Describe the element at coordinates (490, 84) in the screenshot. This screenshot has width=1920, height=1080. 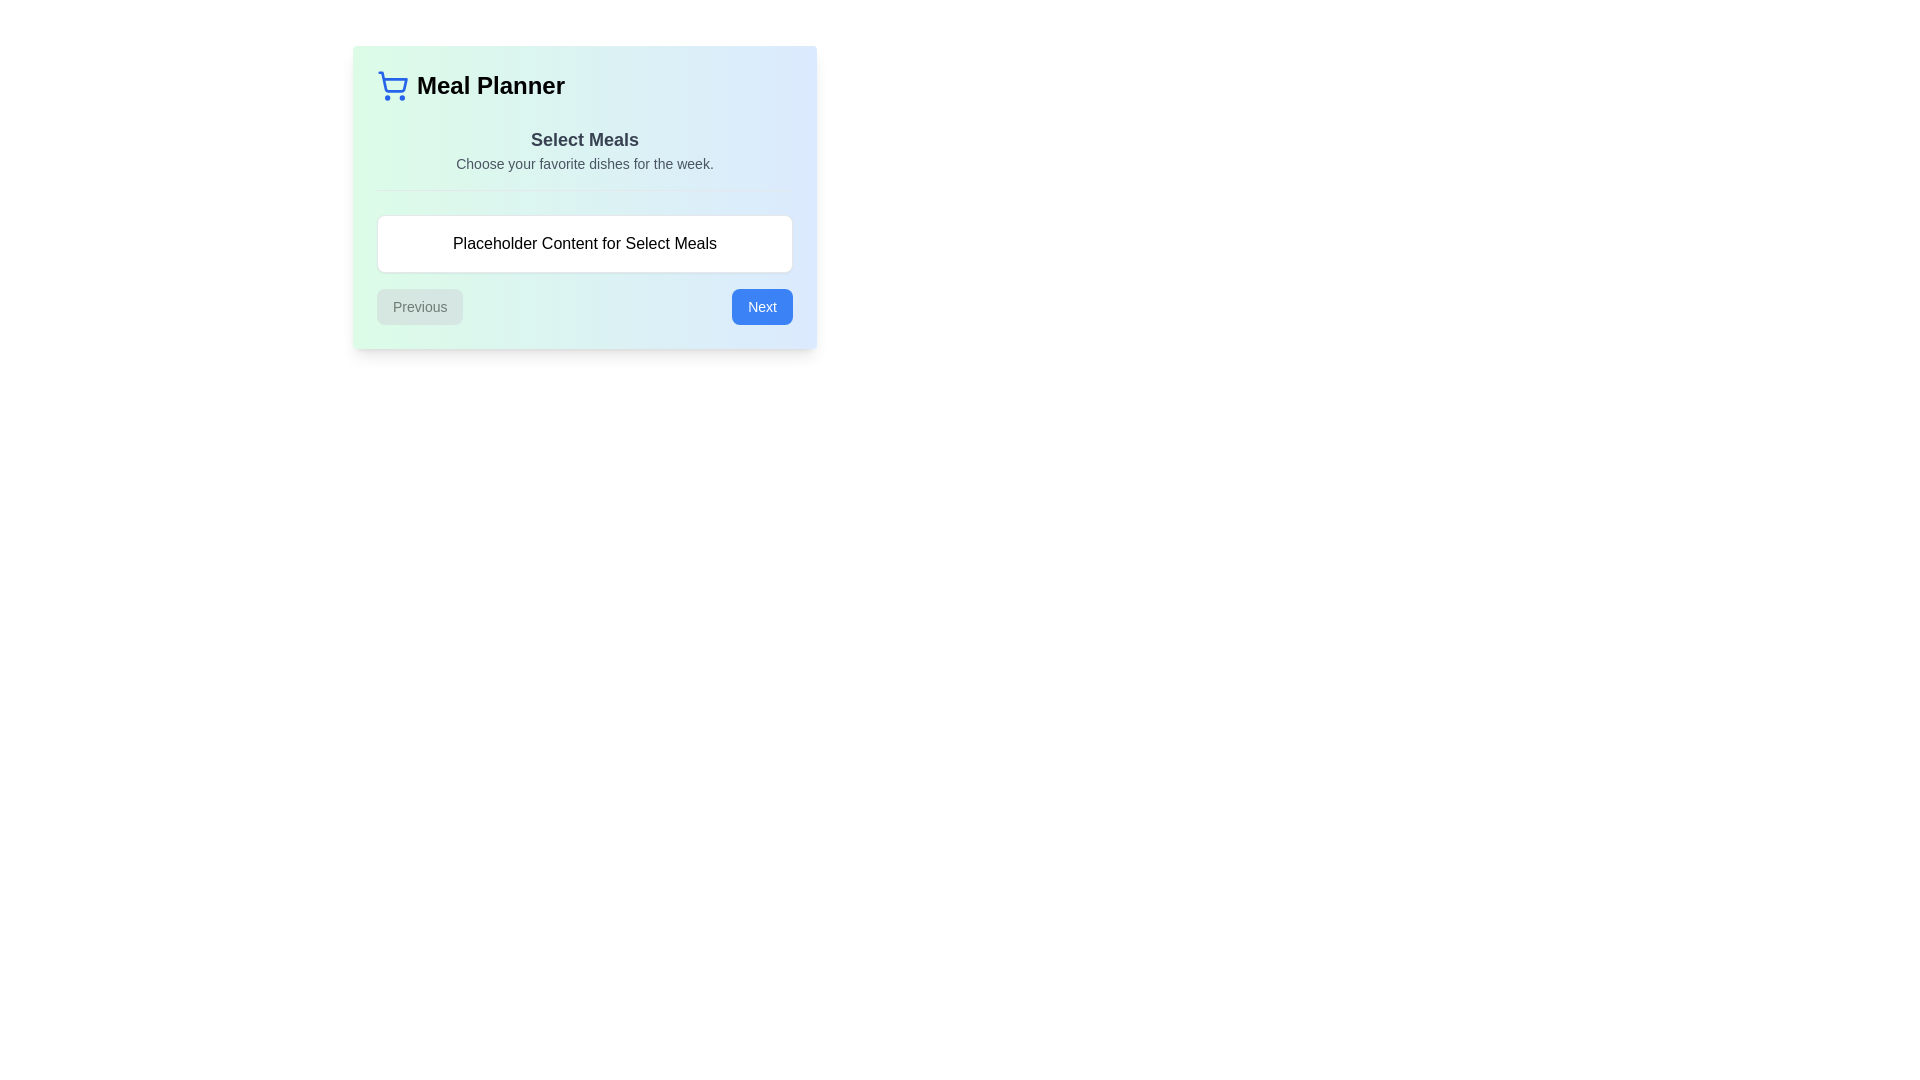
I see `the bold, black text labeled 'Meal Planner', which is styled with a large font size and positioned to the right of a blue shopping cart icon` at that location.